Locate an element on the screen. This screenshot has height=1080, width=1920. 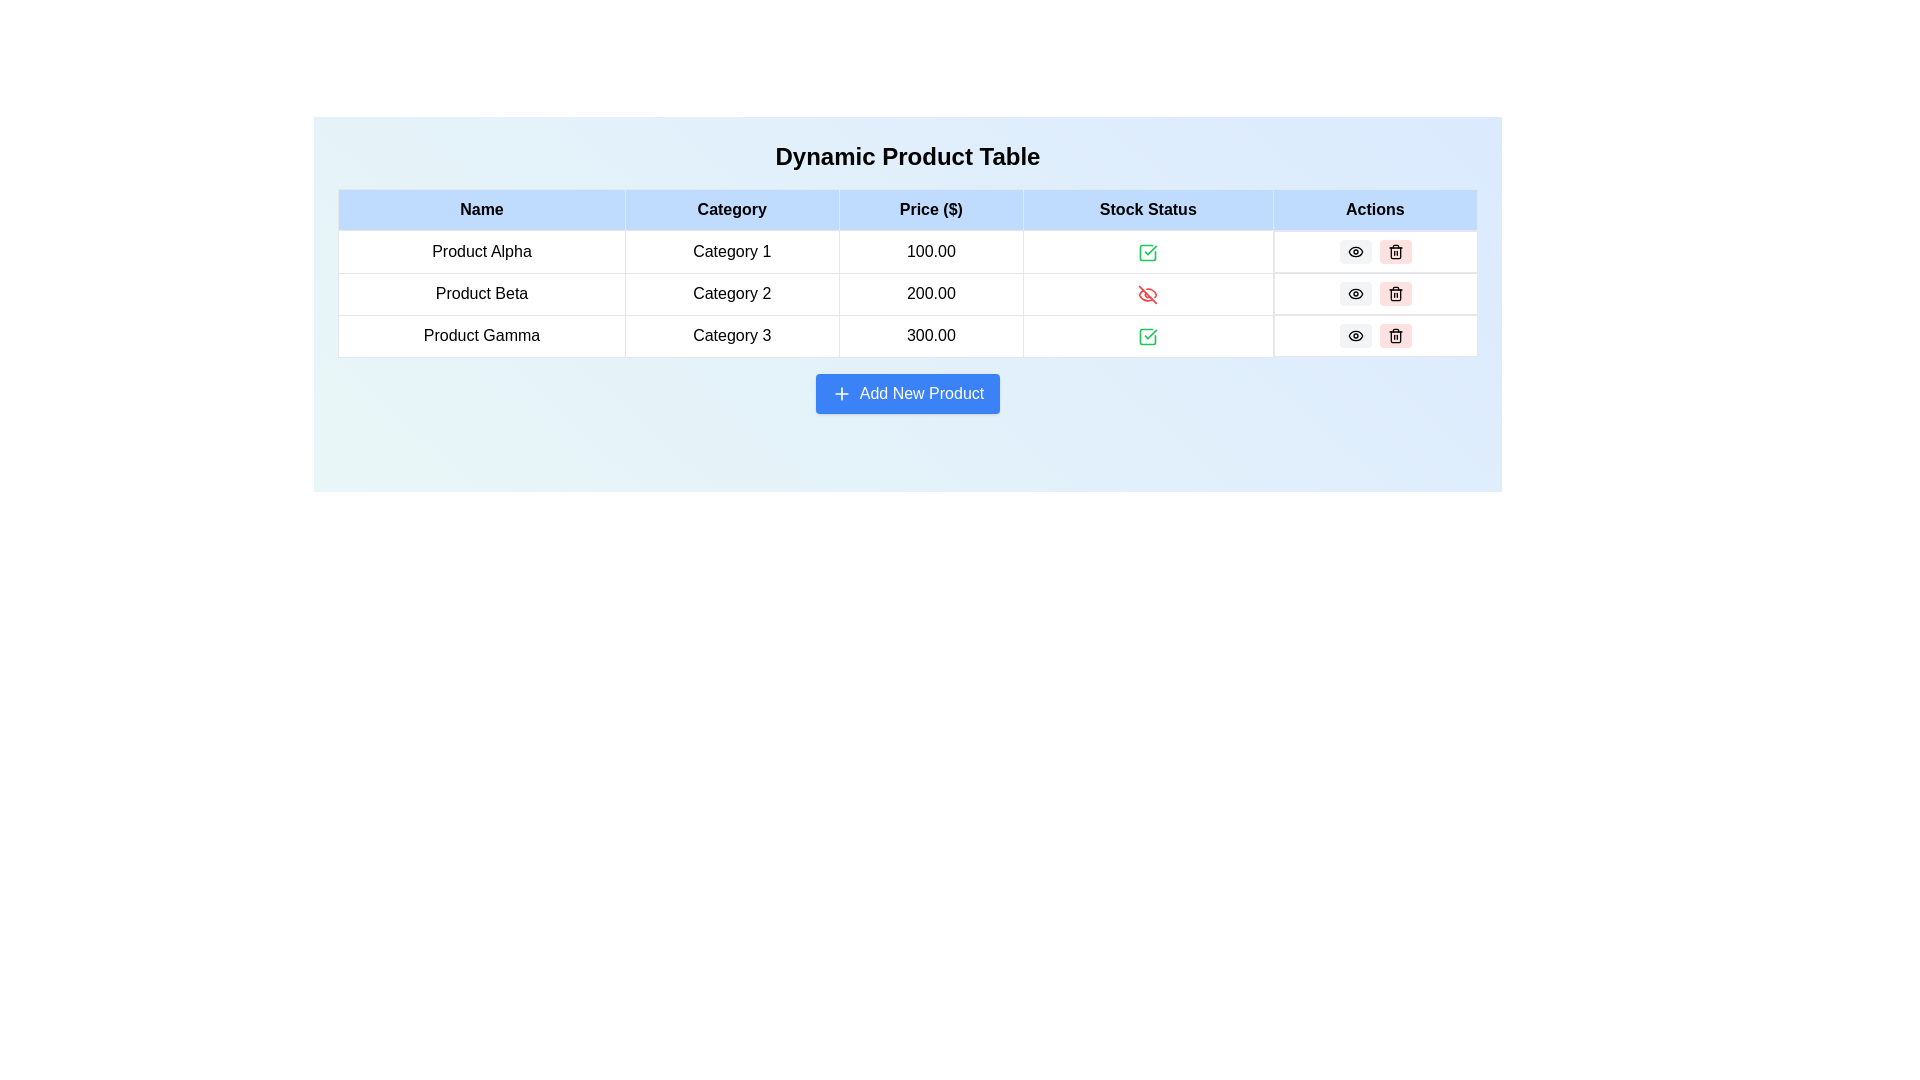
the delete button with a light red background and trash can icon located in the 'Actions' column of the third row in the product table is located at coordinates (1394, 334).